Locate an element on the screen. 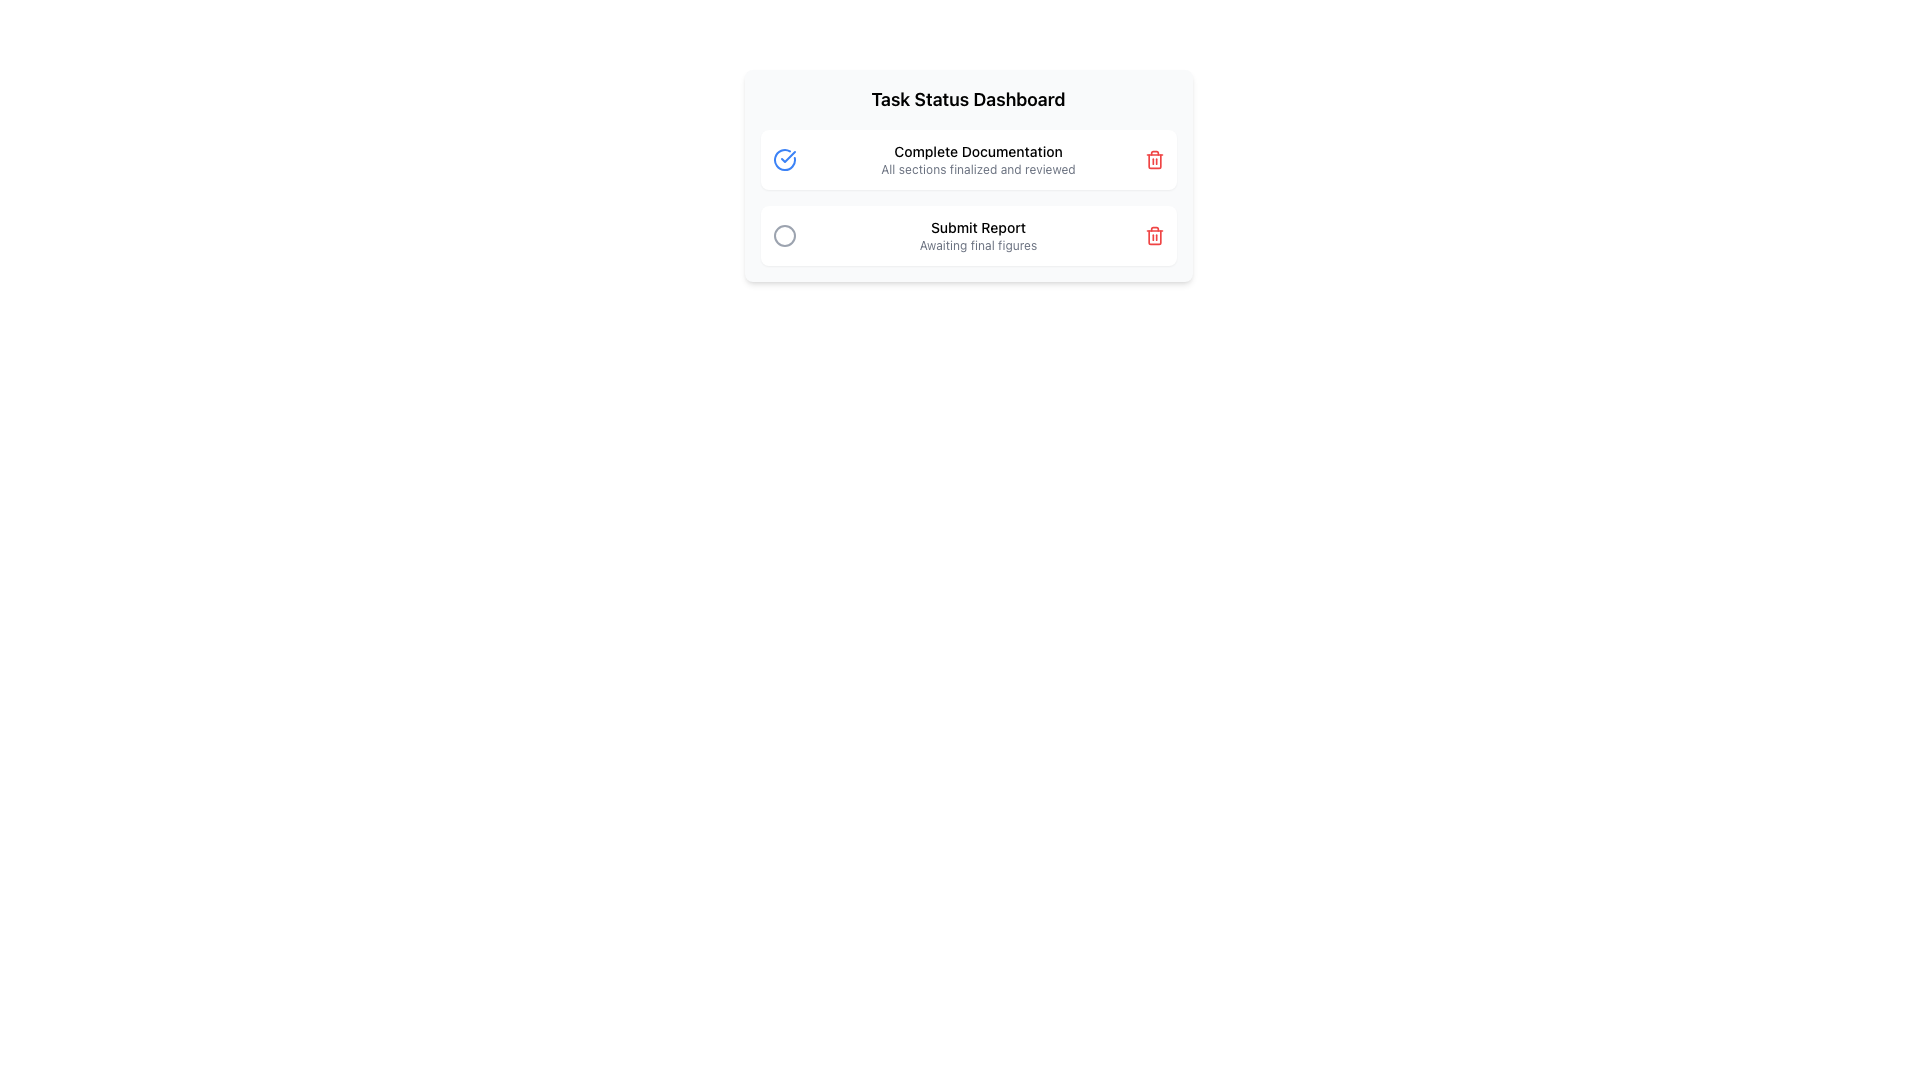 The width and height of the screenshot is (1920, 1080). the first task card in the 'Task Status Dashboard' is located at coordinates (968, 158).